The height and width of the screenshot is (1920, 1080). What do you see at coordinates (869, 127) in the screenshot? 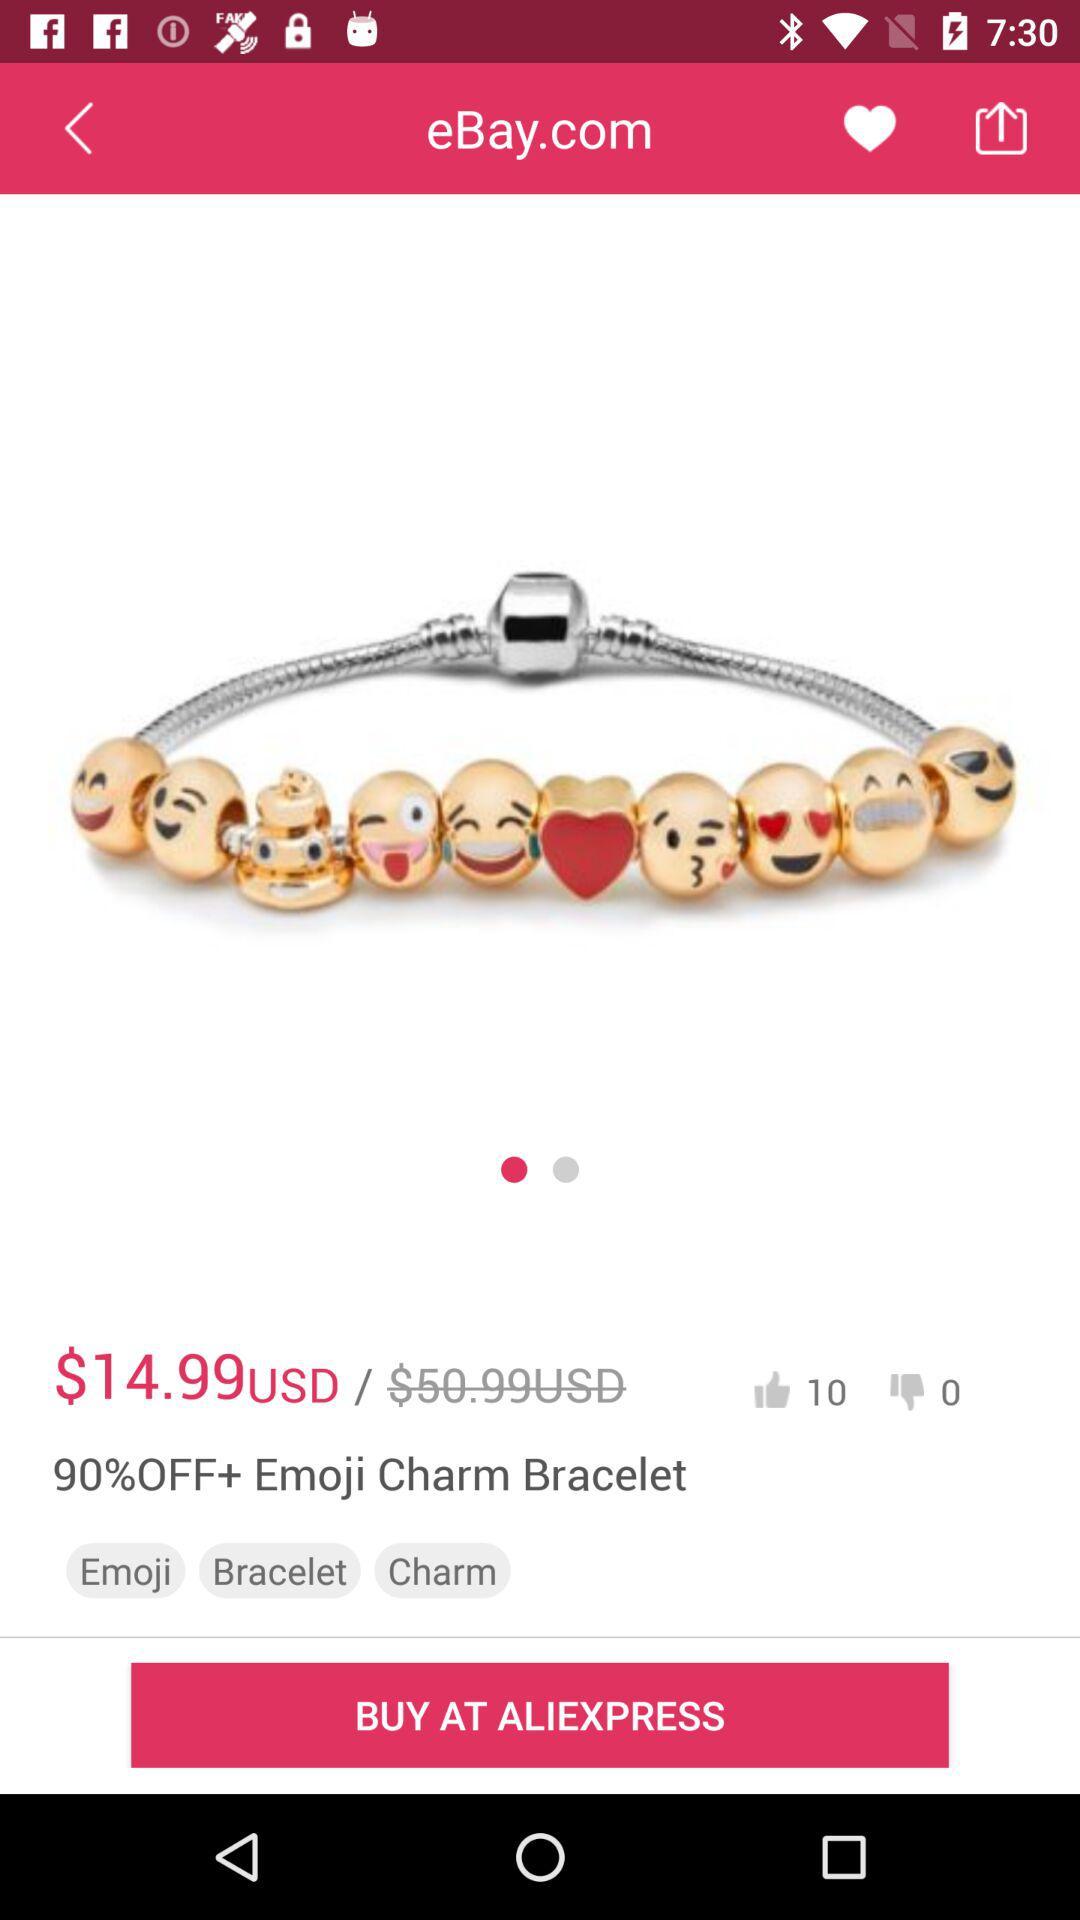
I see `the favorite icon` at bounding box center [869, 127].